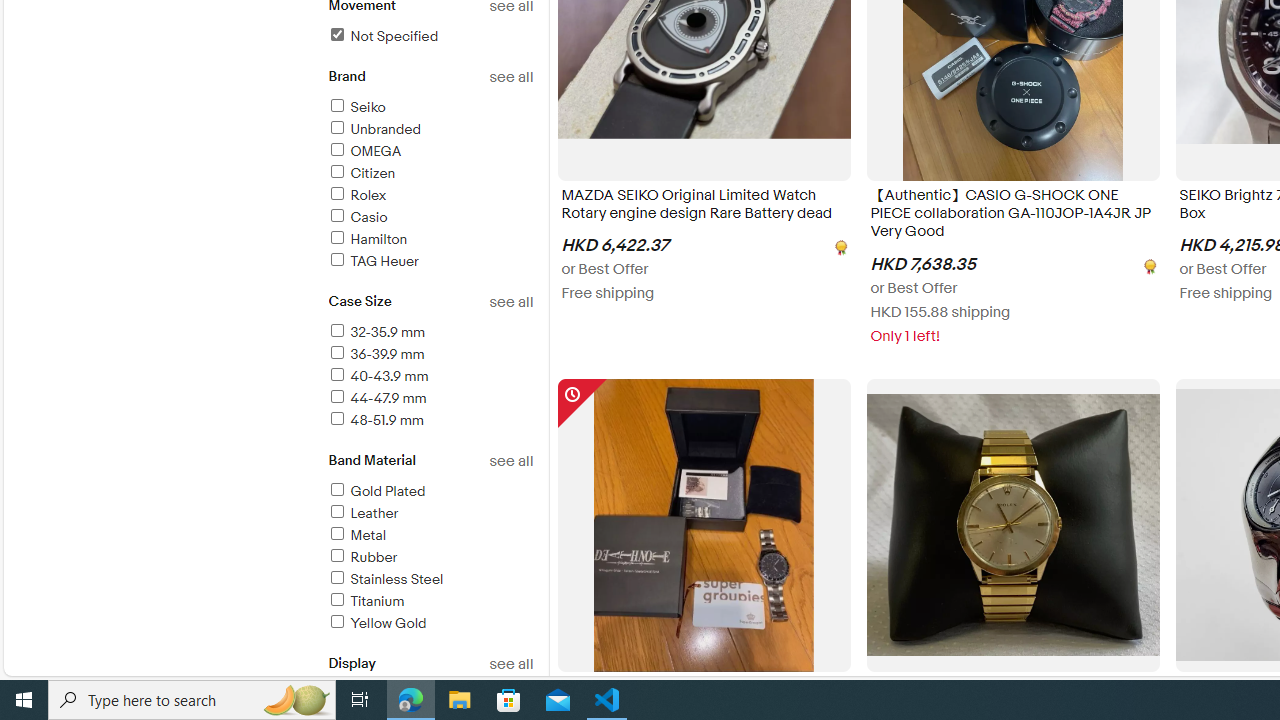 The width and height of the screenshot is (1280, 720). Describe the element at coordinates (429, 535) in the screenshot. I see `'Metal'` at that location.